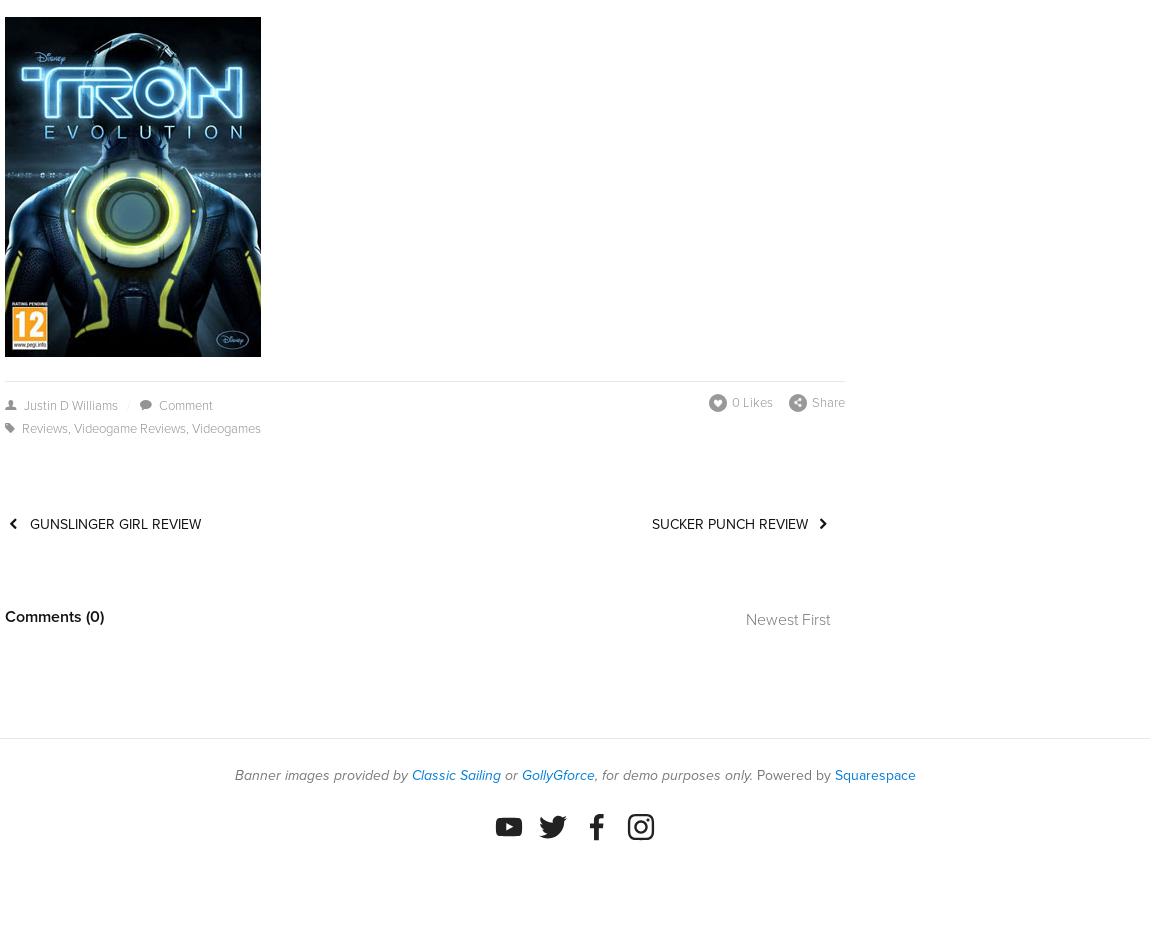 The height and width of the screenshot is (940, 1165). Describe the element at coordinates (794, 774) in the screenshot. I see `'Powered by'` at that location.